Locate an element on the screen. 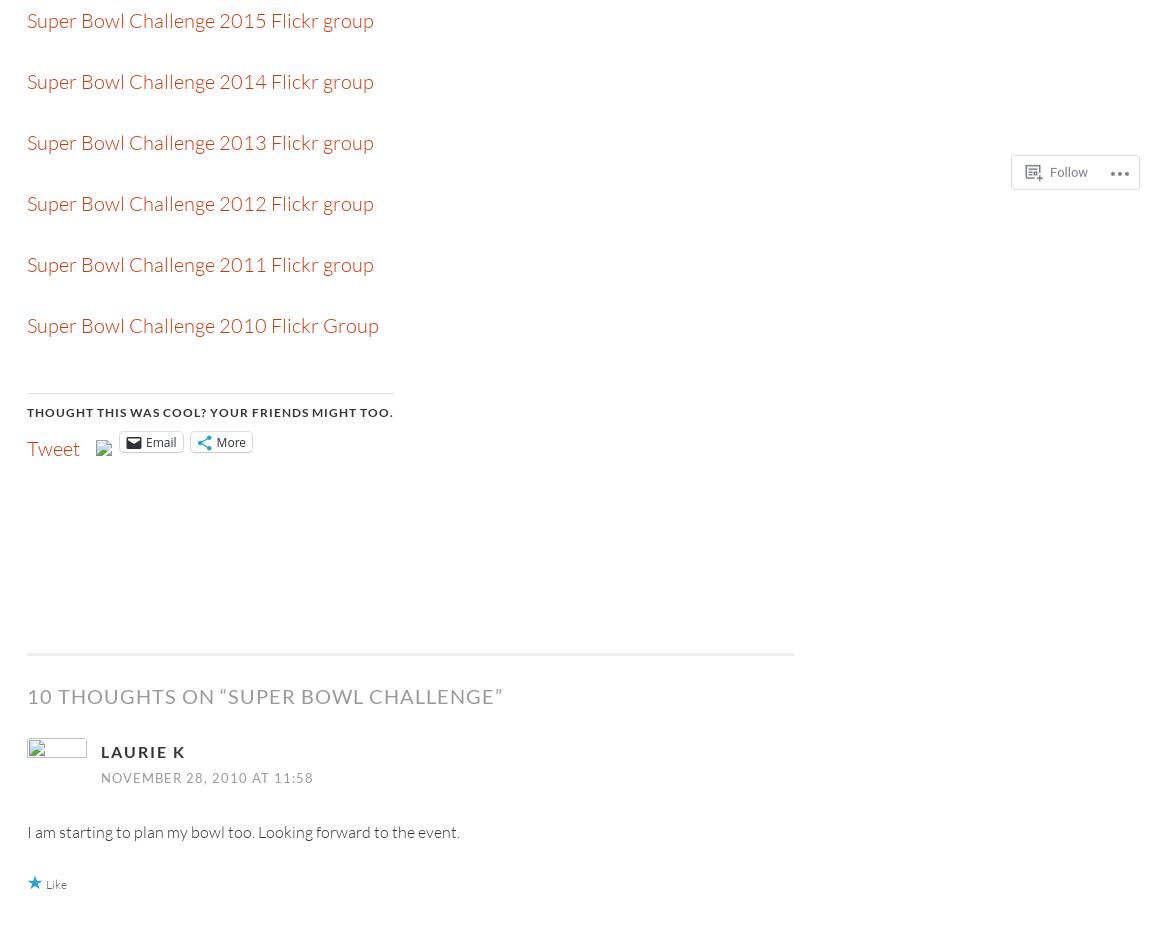  'Super Bowl Challenge 2015 Flickr' is located at coordinates (171, 19).